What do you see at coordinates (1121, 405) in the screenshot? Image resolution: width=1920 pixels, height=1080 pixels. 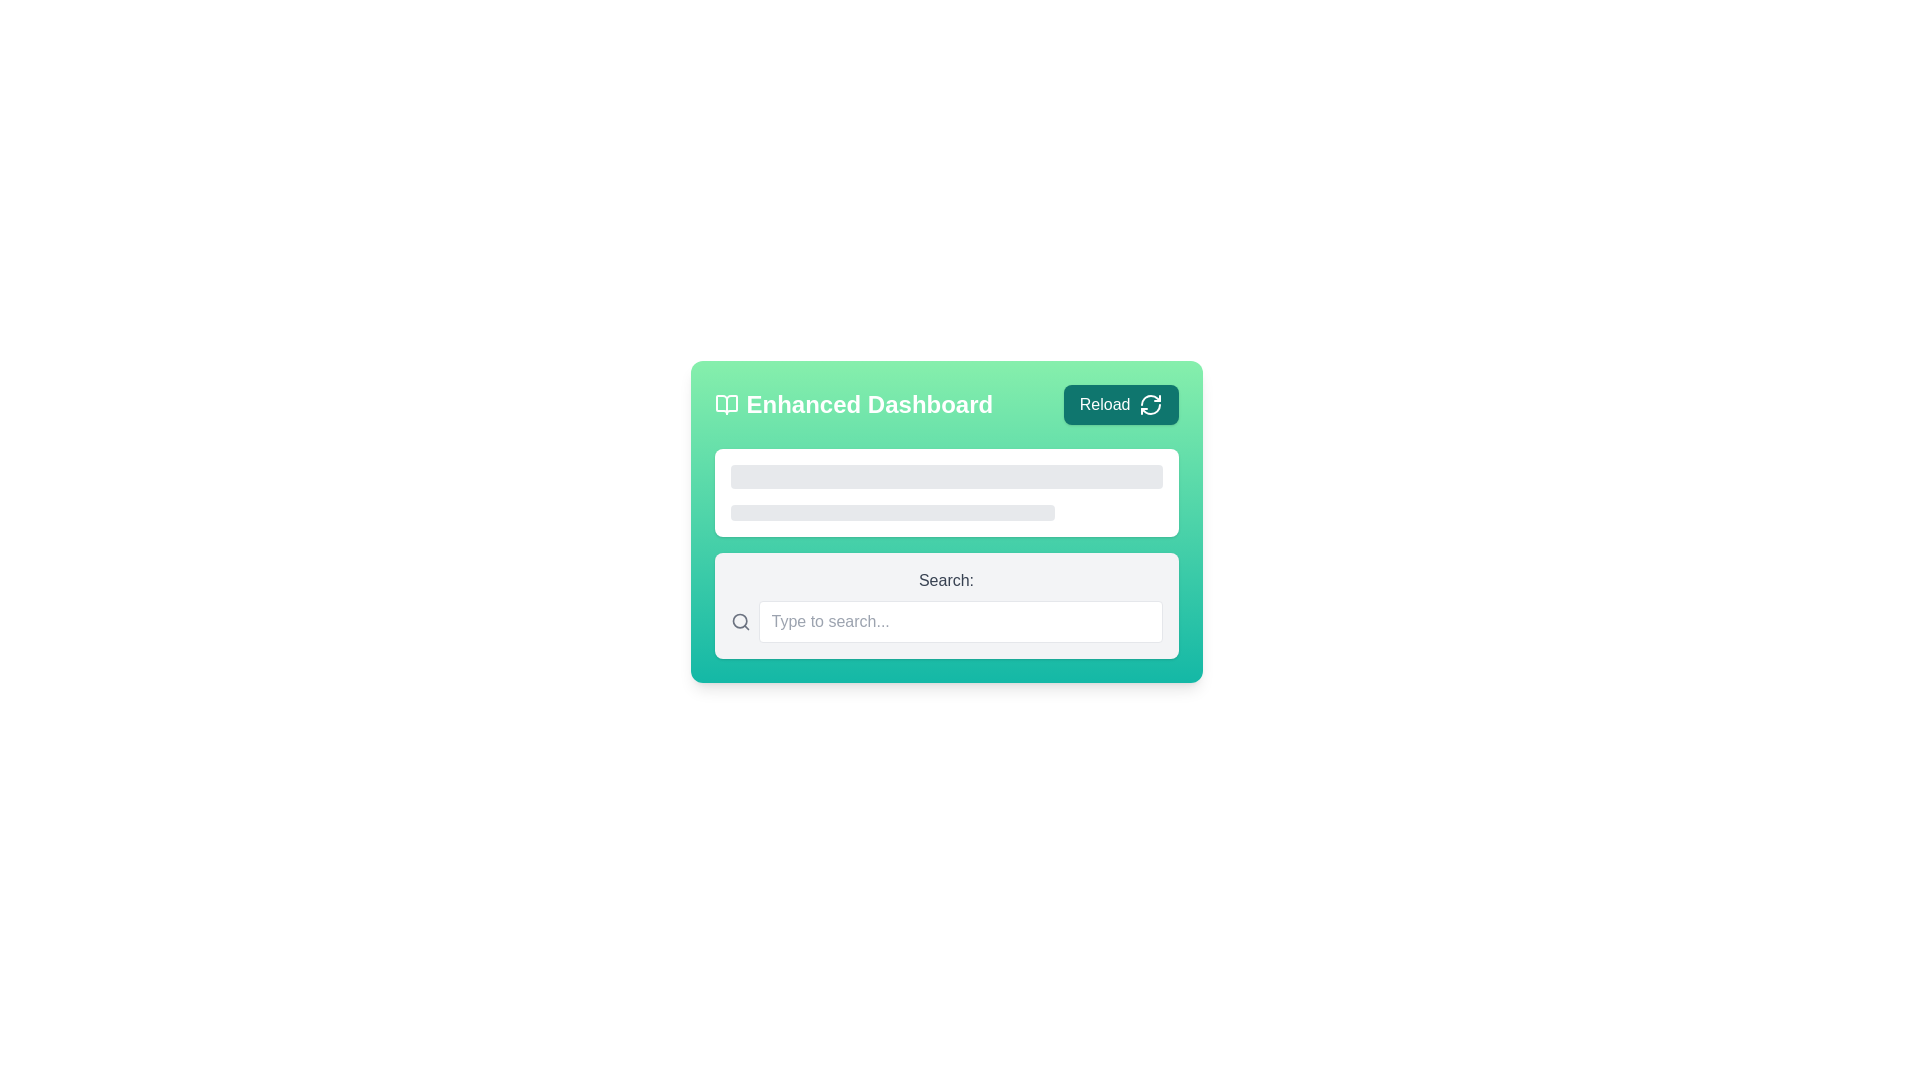 I see `the 'Reload' button with a teal background located at the top-right corner of the 'Enhanced Dashboard'` at bounding box center [1121, 405].